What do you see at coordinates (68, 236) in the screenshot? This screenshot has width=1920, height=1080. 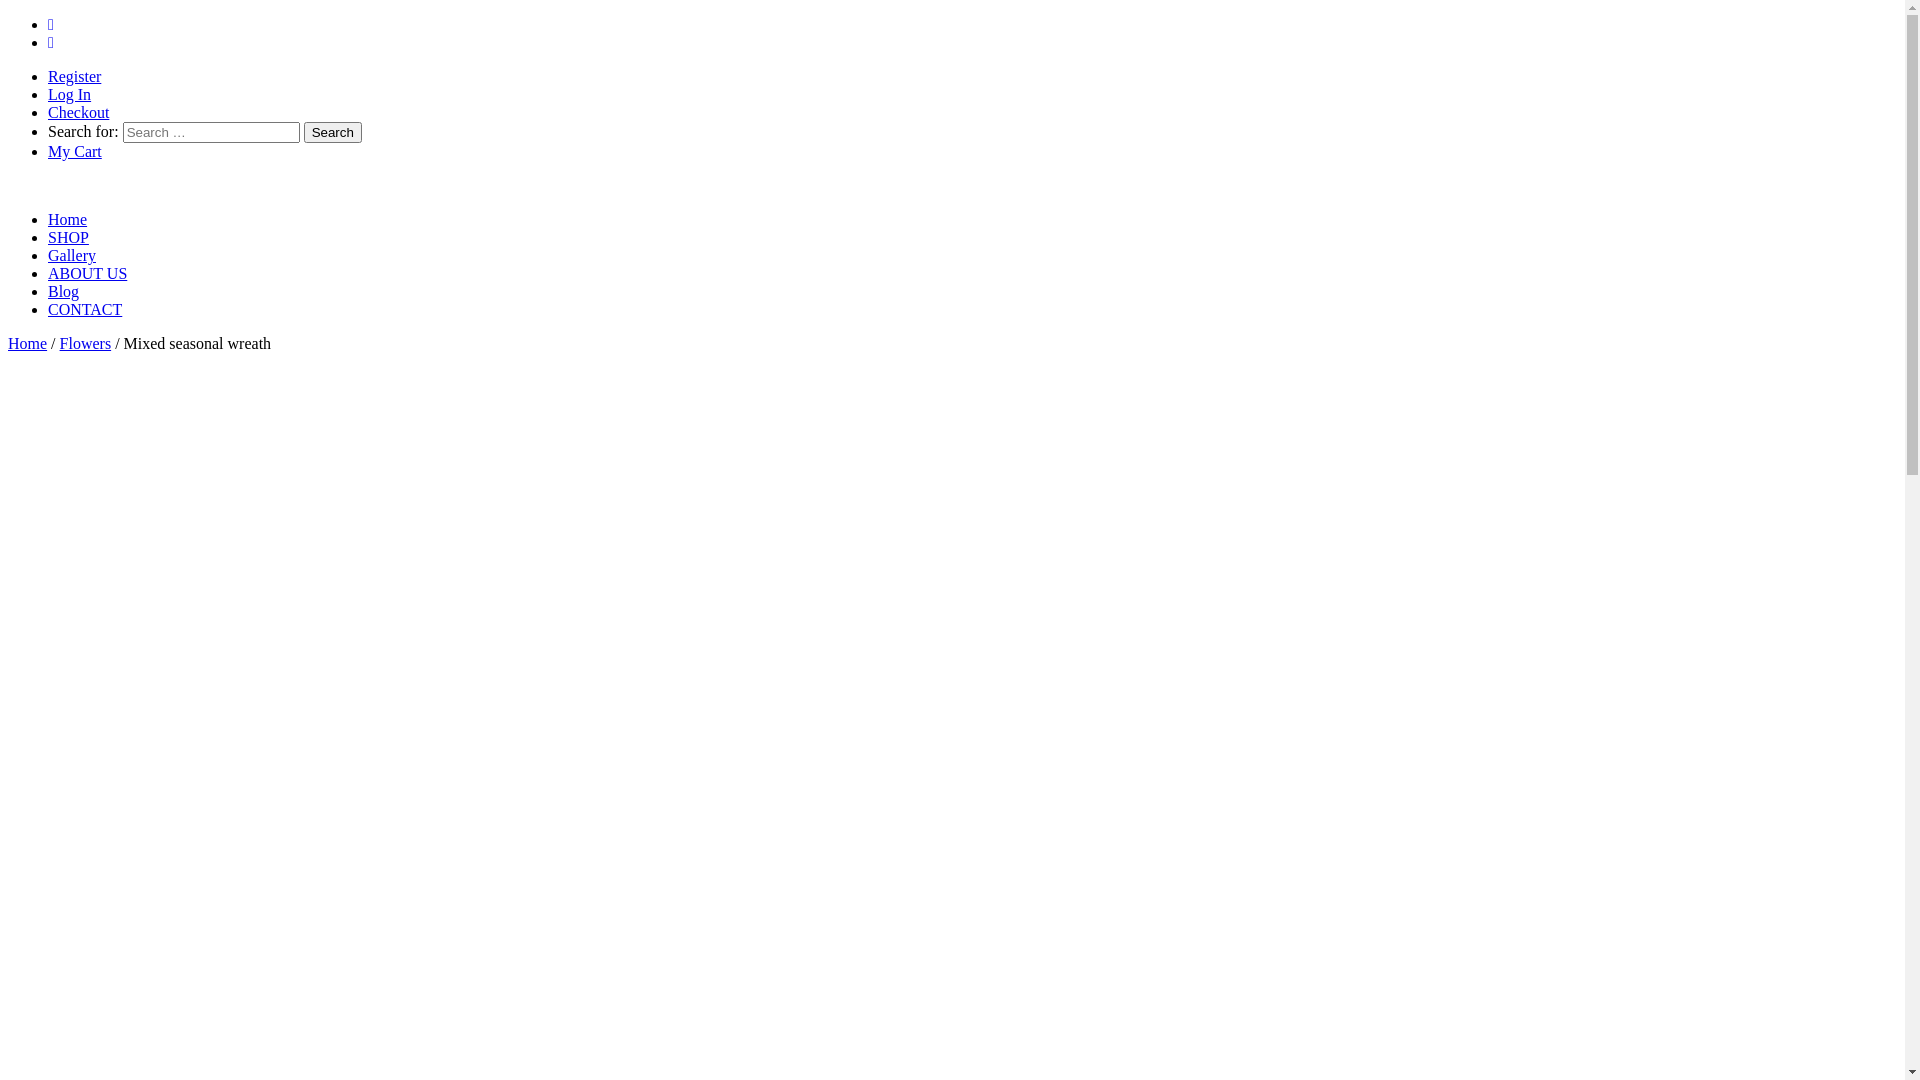 I see `'SHOP'` at bounding box center [68, 236].